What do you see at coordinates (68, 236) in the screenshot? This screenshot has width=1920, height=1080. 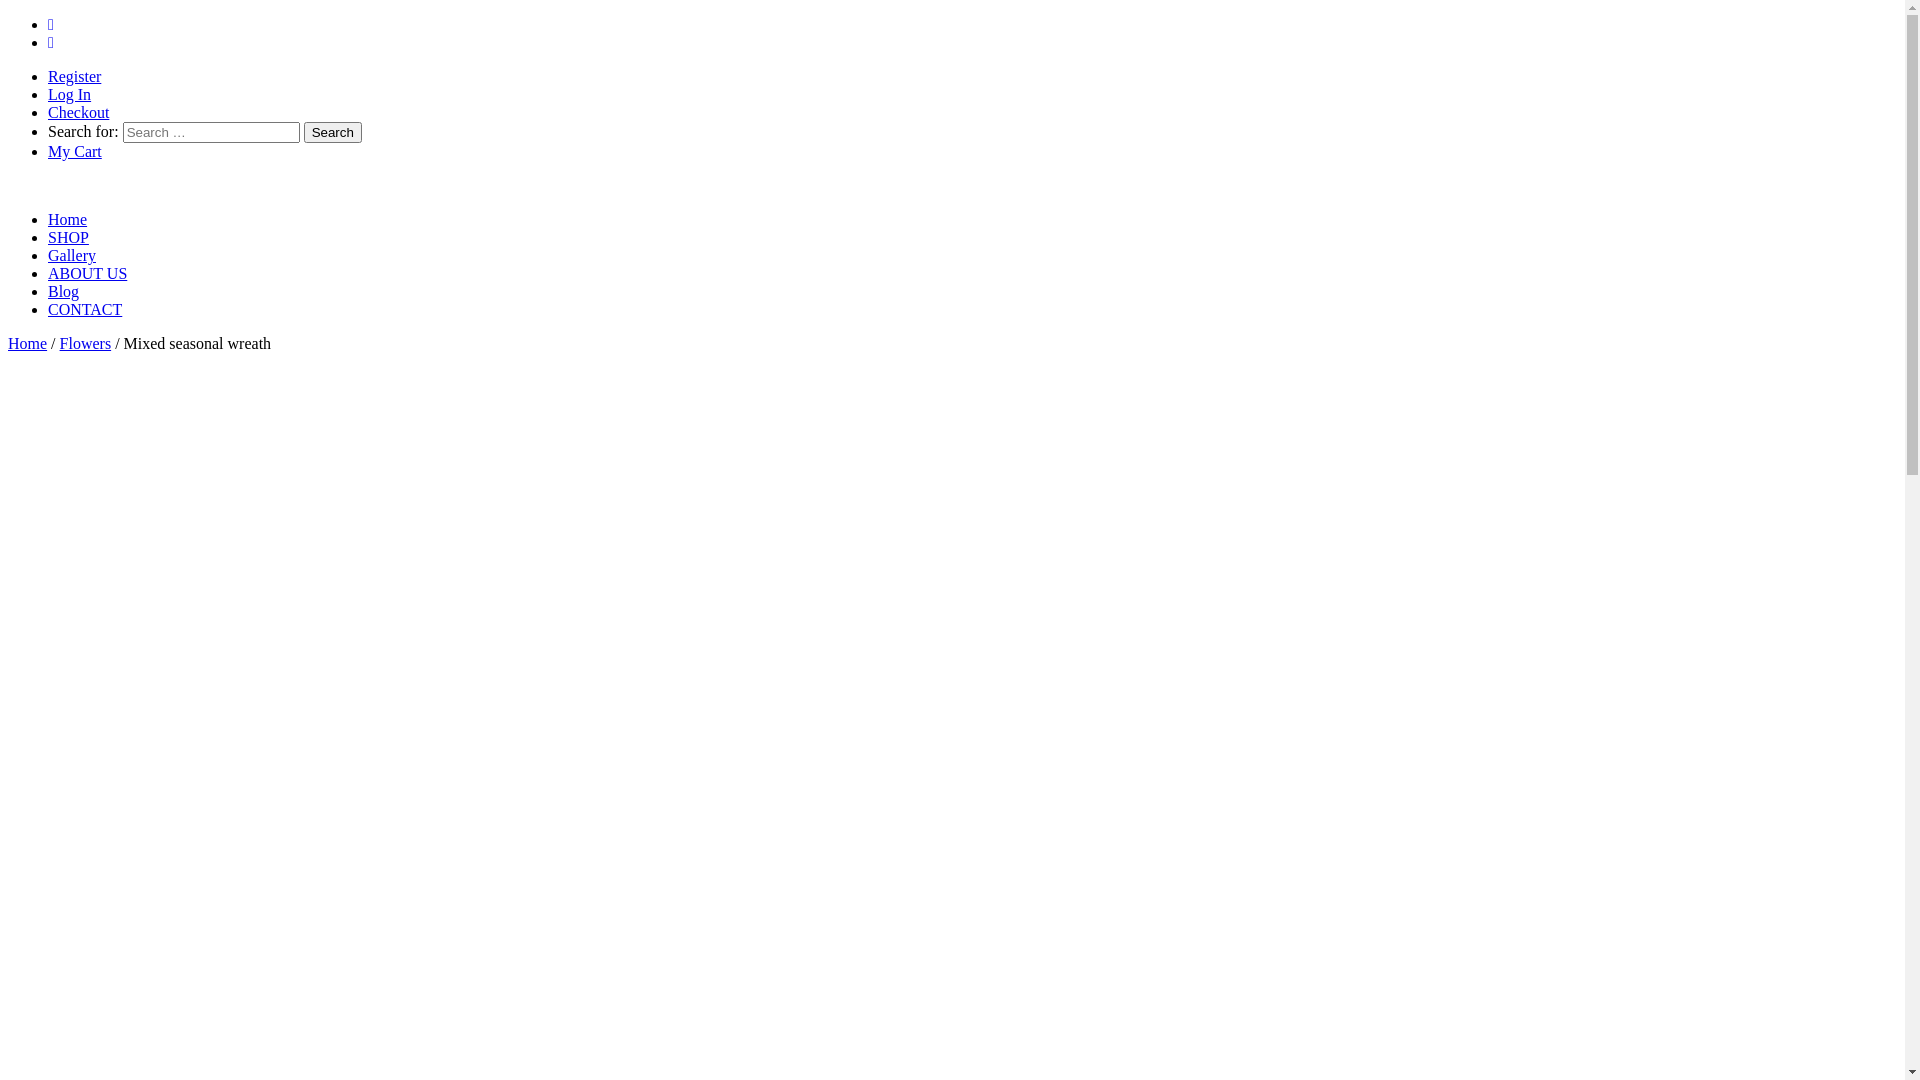 I see `'SHOP'` at bounding box center [68, 236].